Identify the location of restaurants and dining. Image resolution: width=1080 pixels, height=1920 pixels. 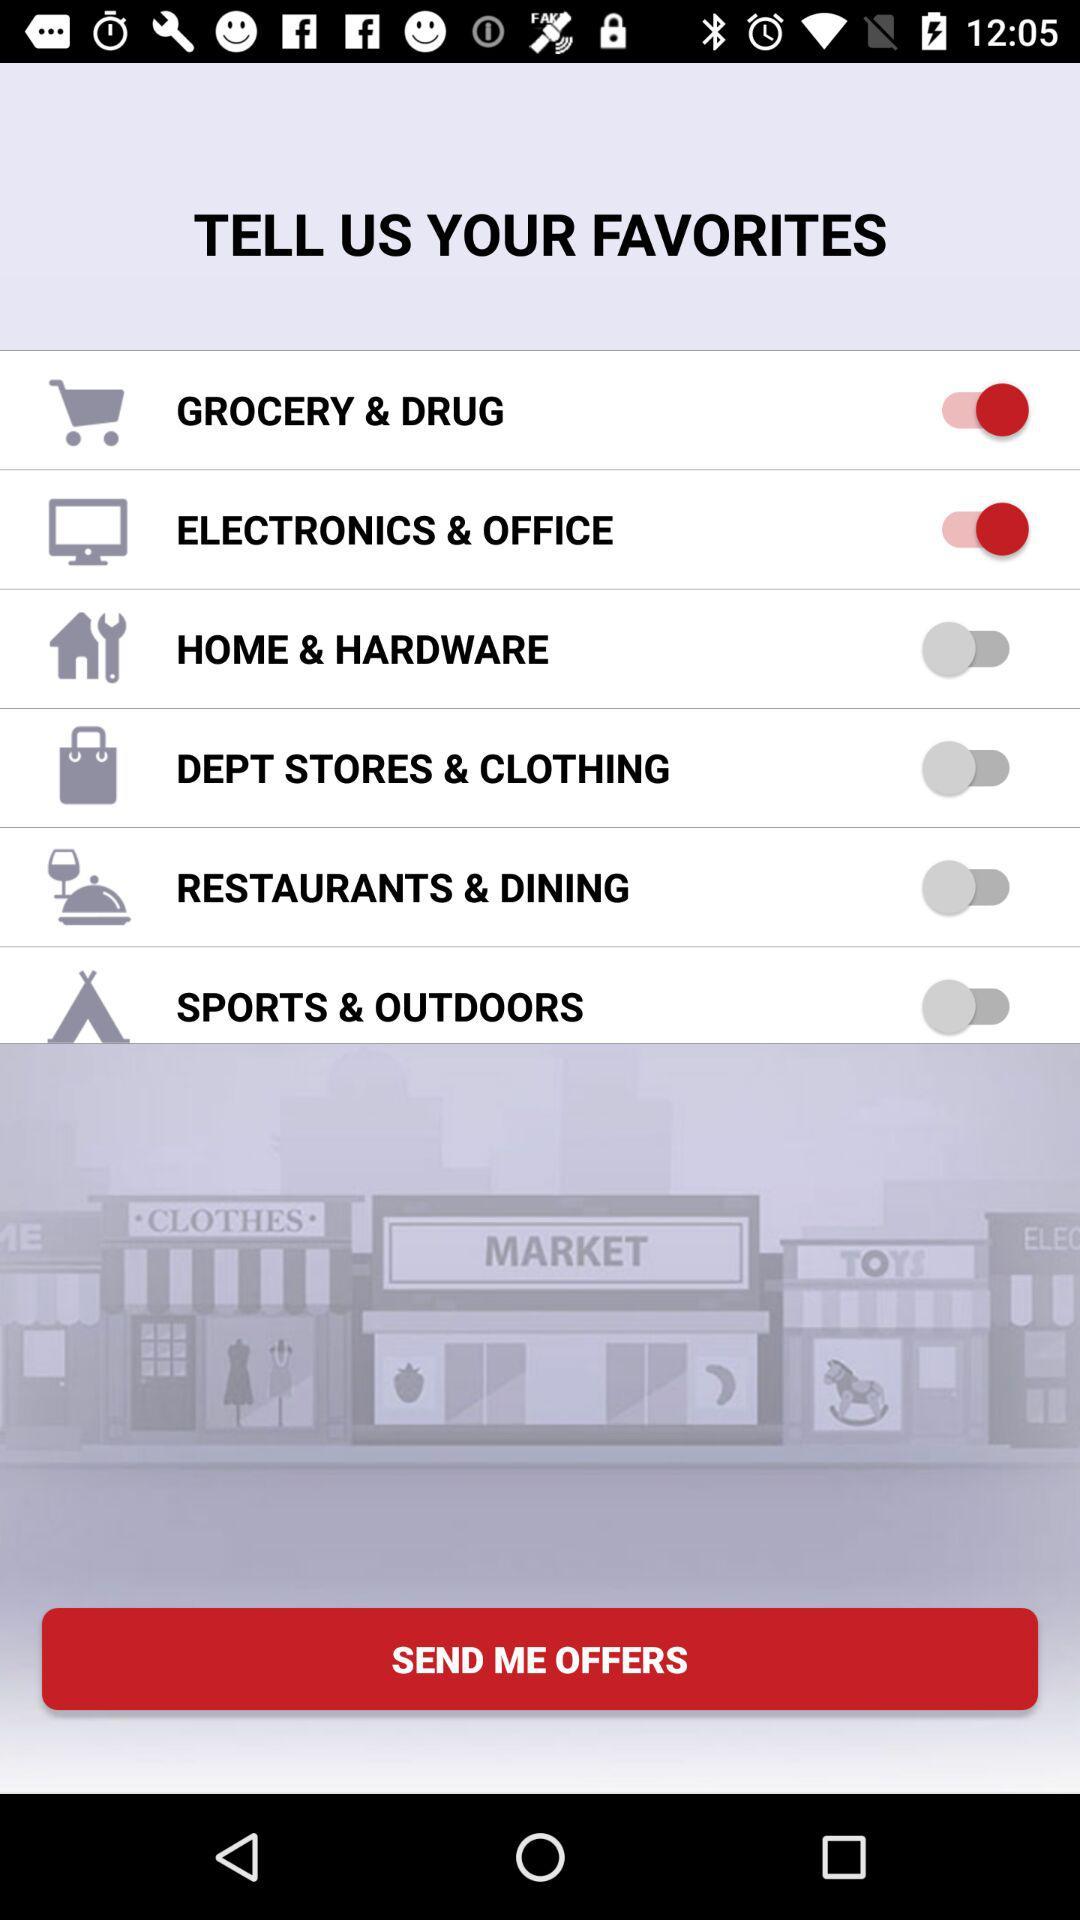
(974, 885).